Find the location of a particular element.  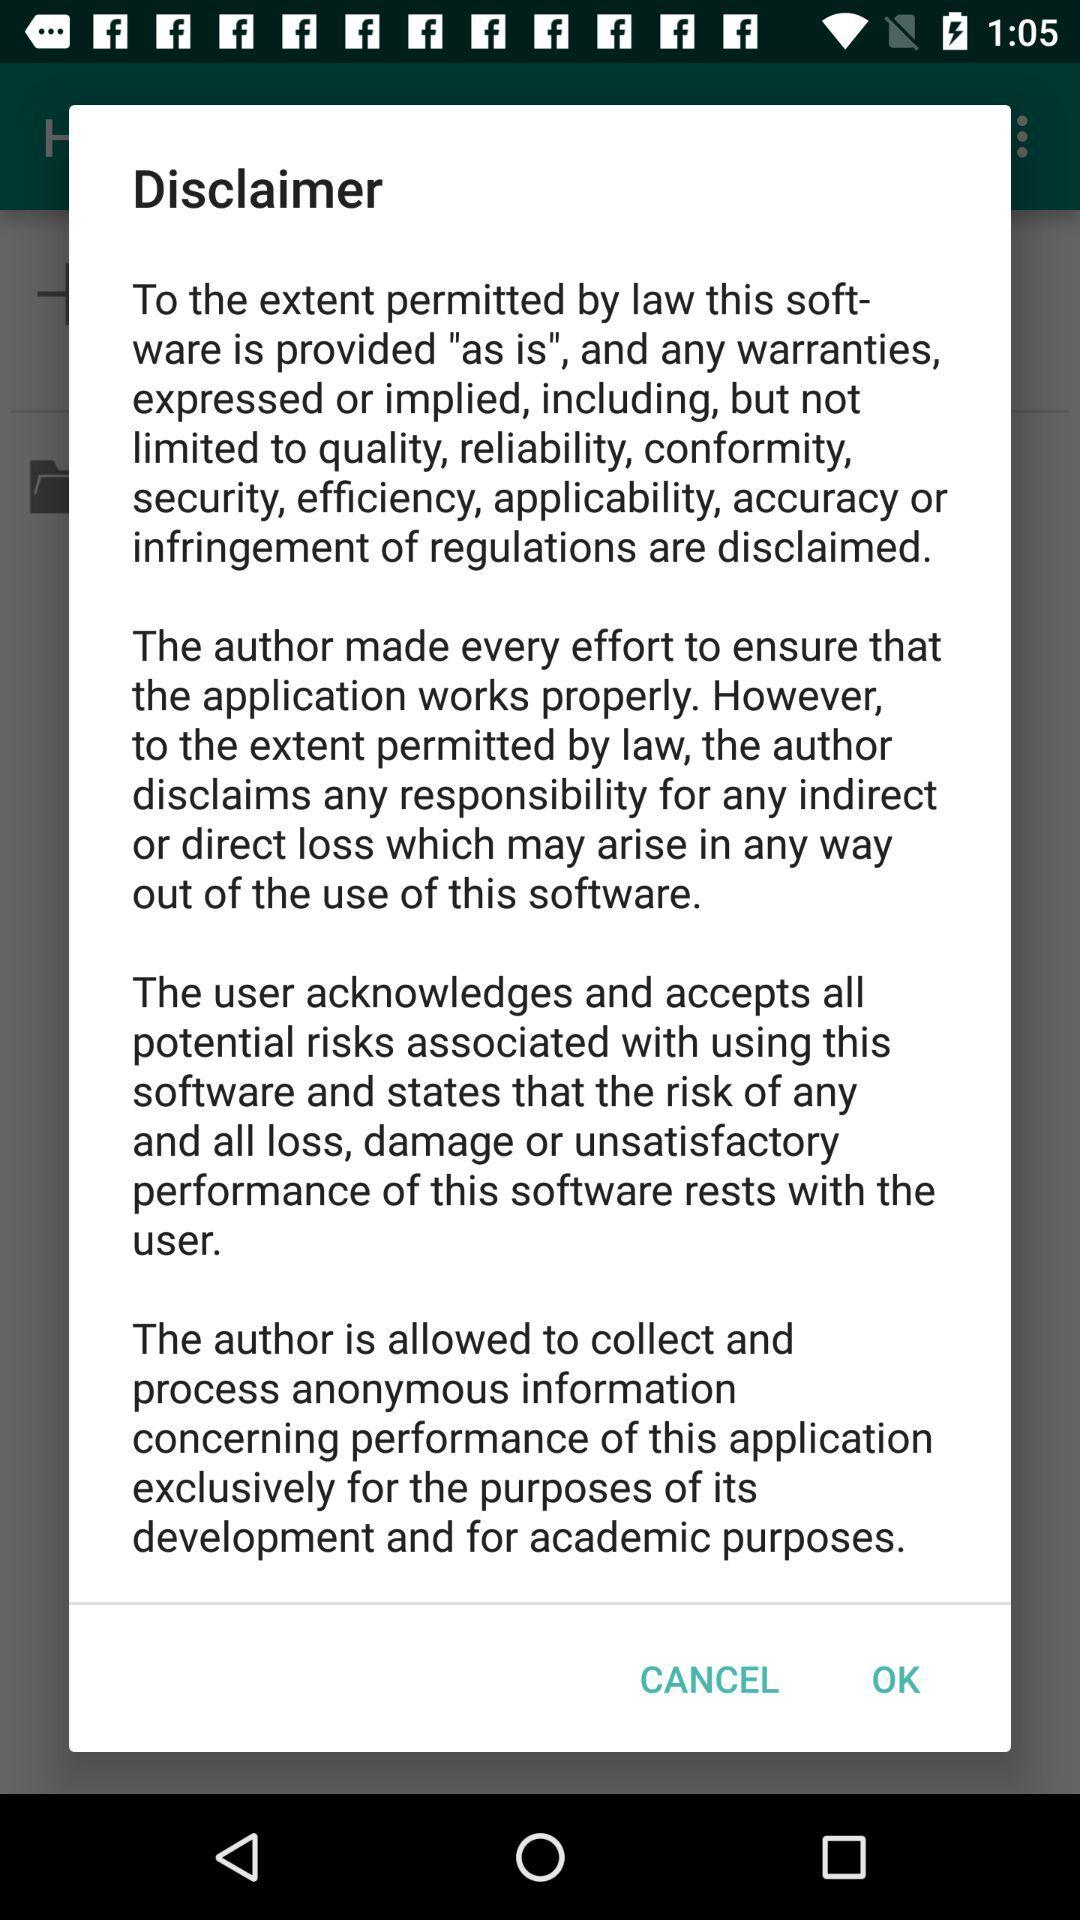

the icon below to the extent is located at coordinates (708, 1678).